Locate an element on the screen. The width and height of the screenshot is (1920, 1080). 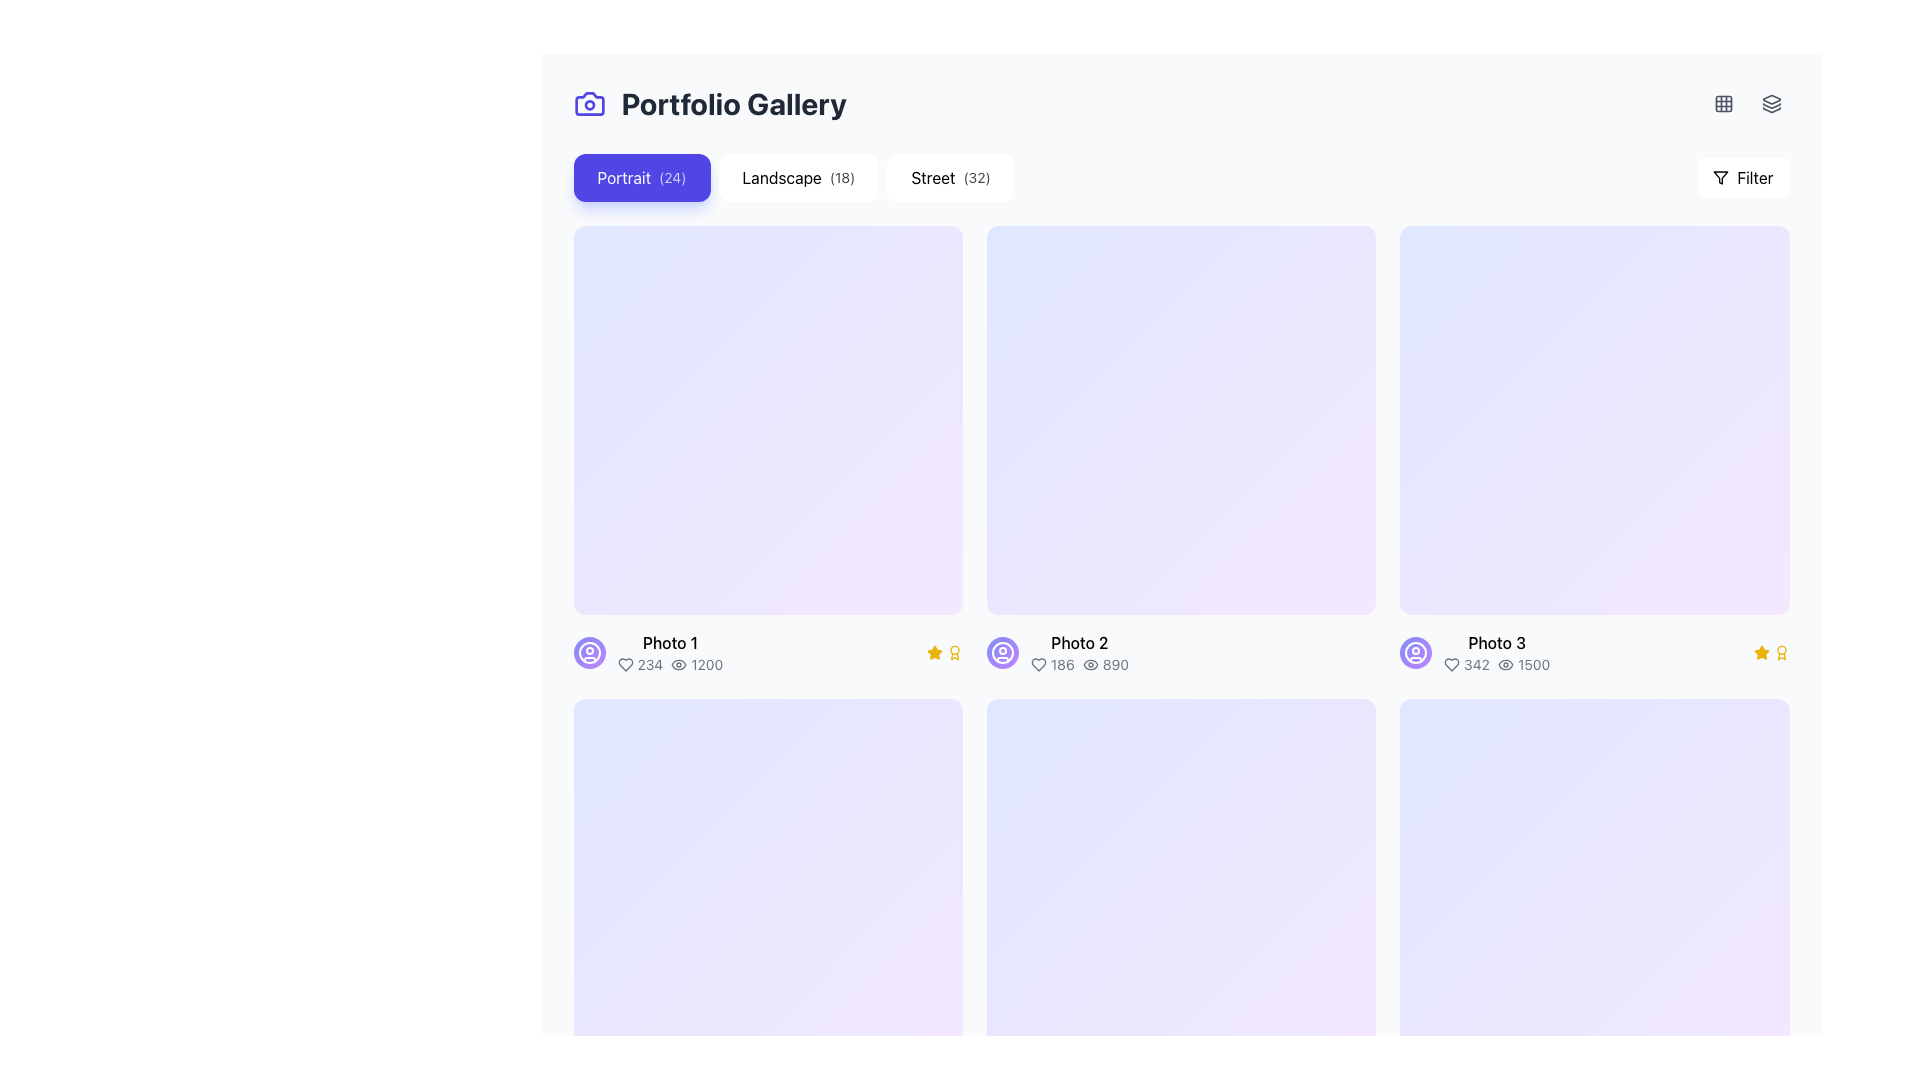
information displayed on the Text Label that indicates the number of items associated with the 'Street' category, located in the top navigation bar between the 'Landscape' button and the filter icon is located at coordinates (977, 176).